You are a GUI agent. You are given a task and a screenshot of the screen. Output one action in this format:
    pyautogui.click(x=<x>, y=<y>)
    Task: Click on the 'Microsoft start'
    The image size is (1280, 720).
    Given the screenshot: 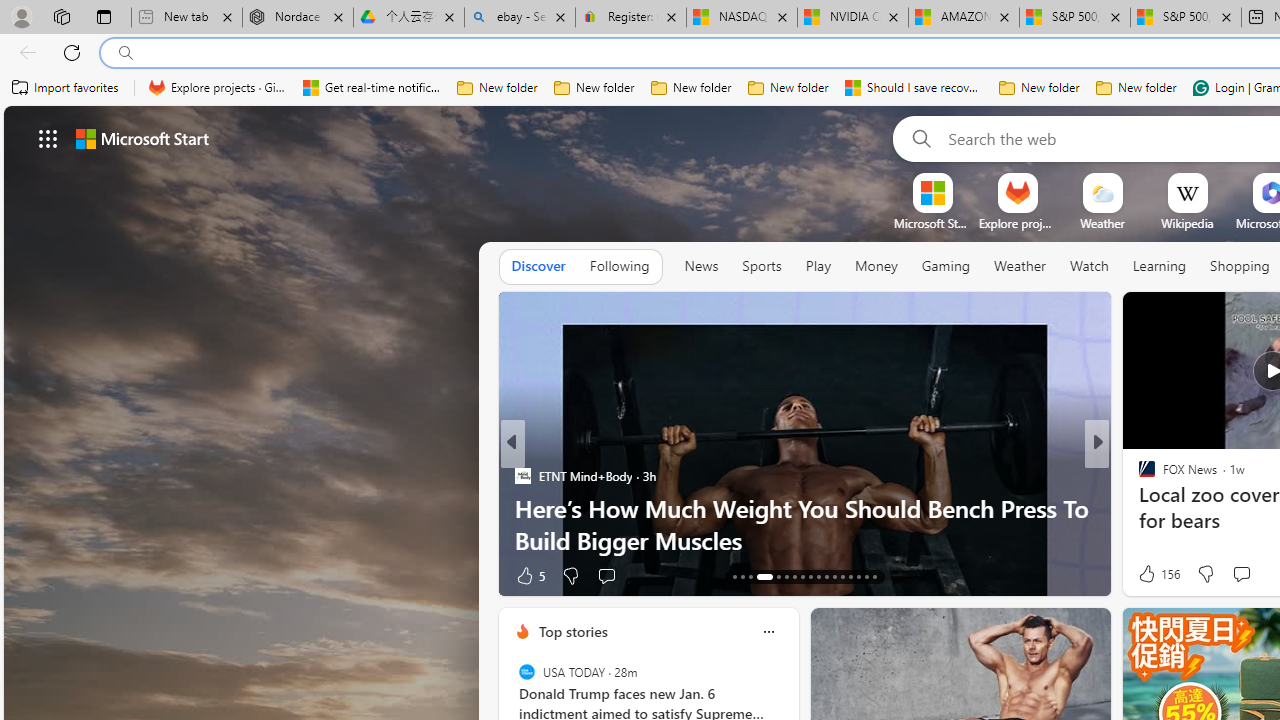 What is the action you would take?
    pyautogui.click(x=141, y=137)
    